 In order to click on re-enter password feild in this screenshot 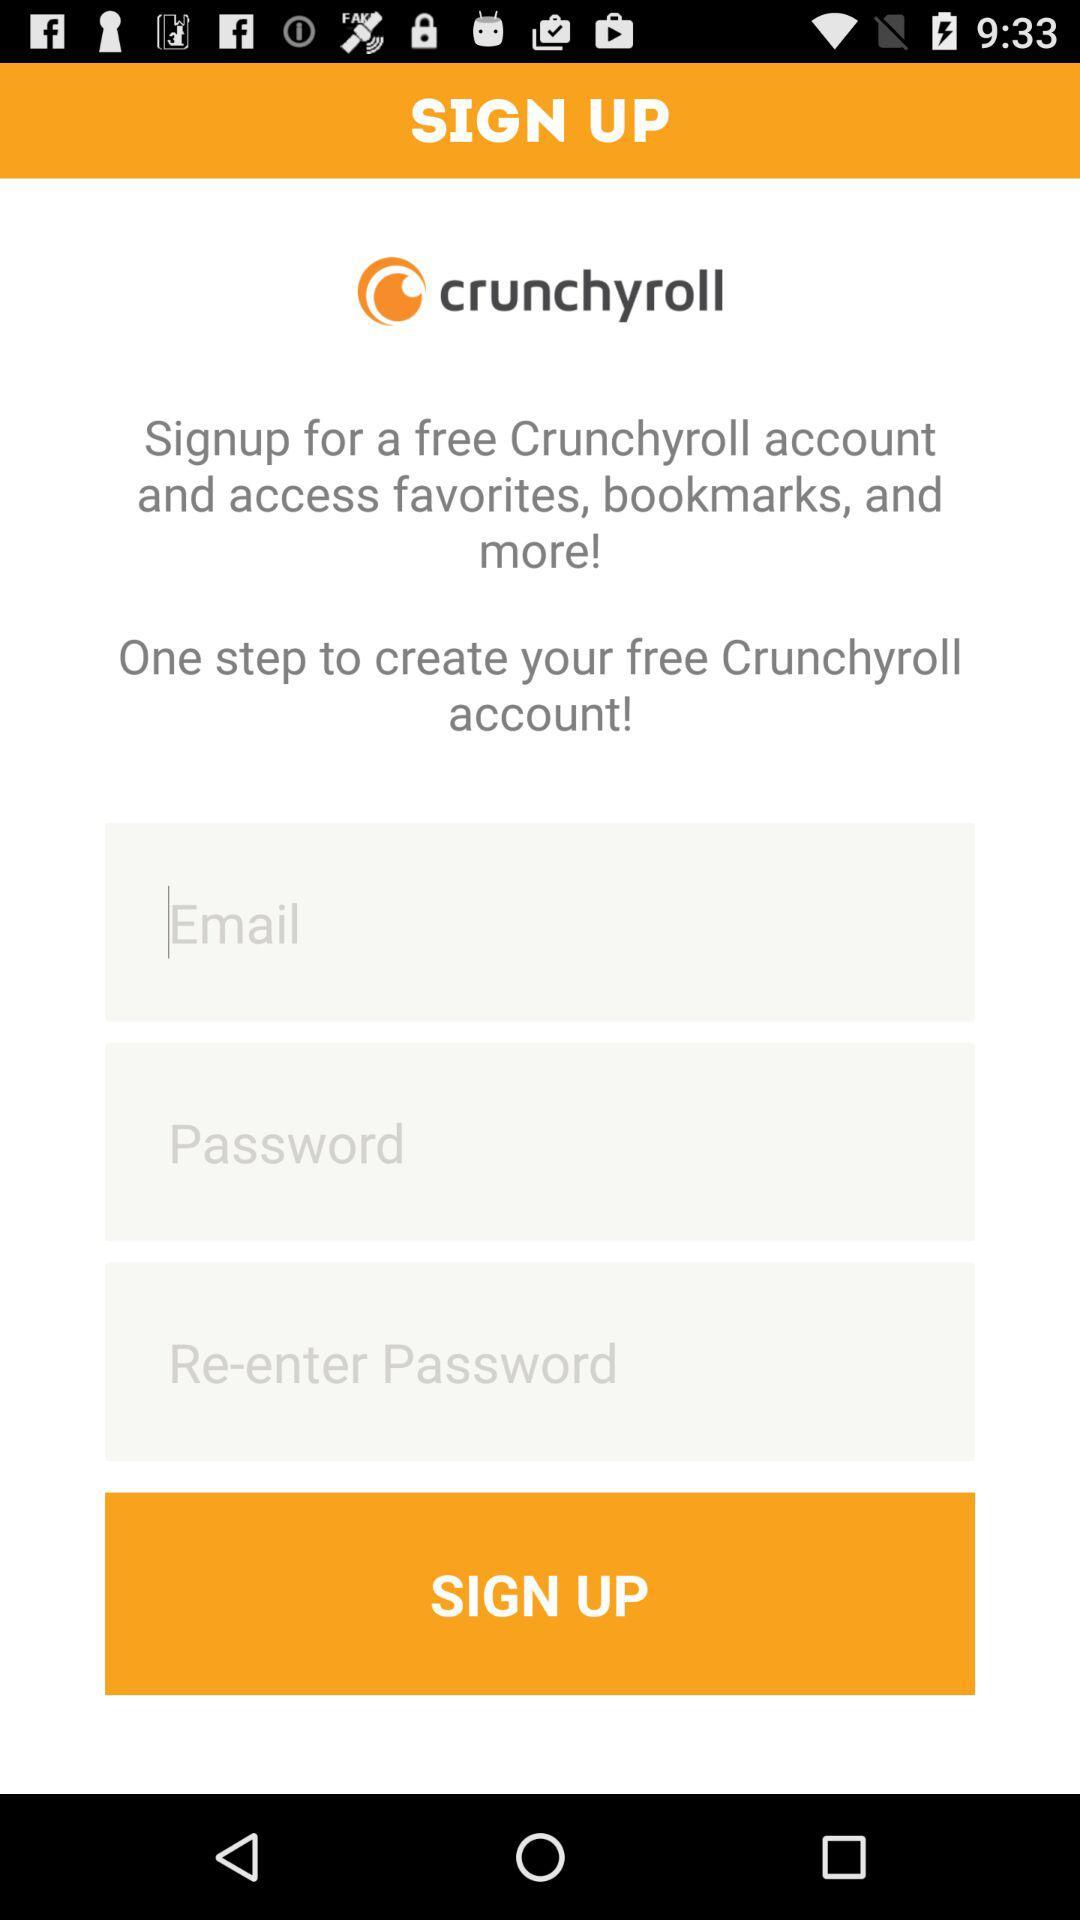, I will do `click(540, 1360)`.